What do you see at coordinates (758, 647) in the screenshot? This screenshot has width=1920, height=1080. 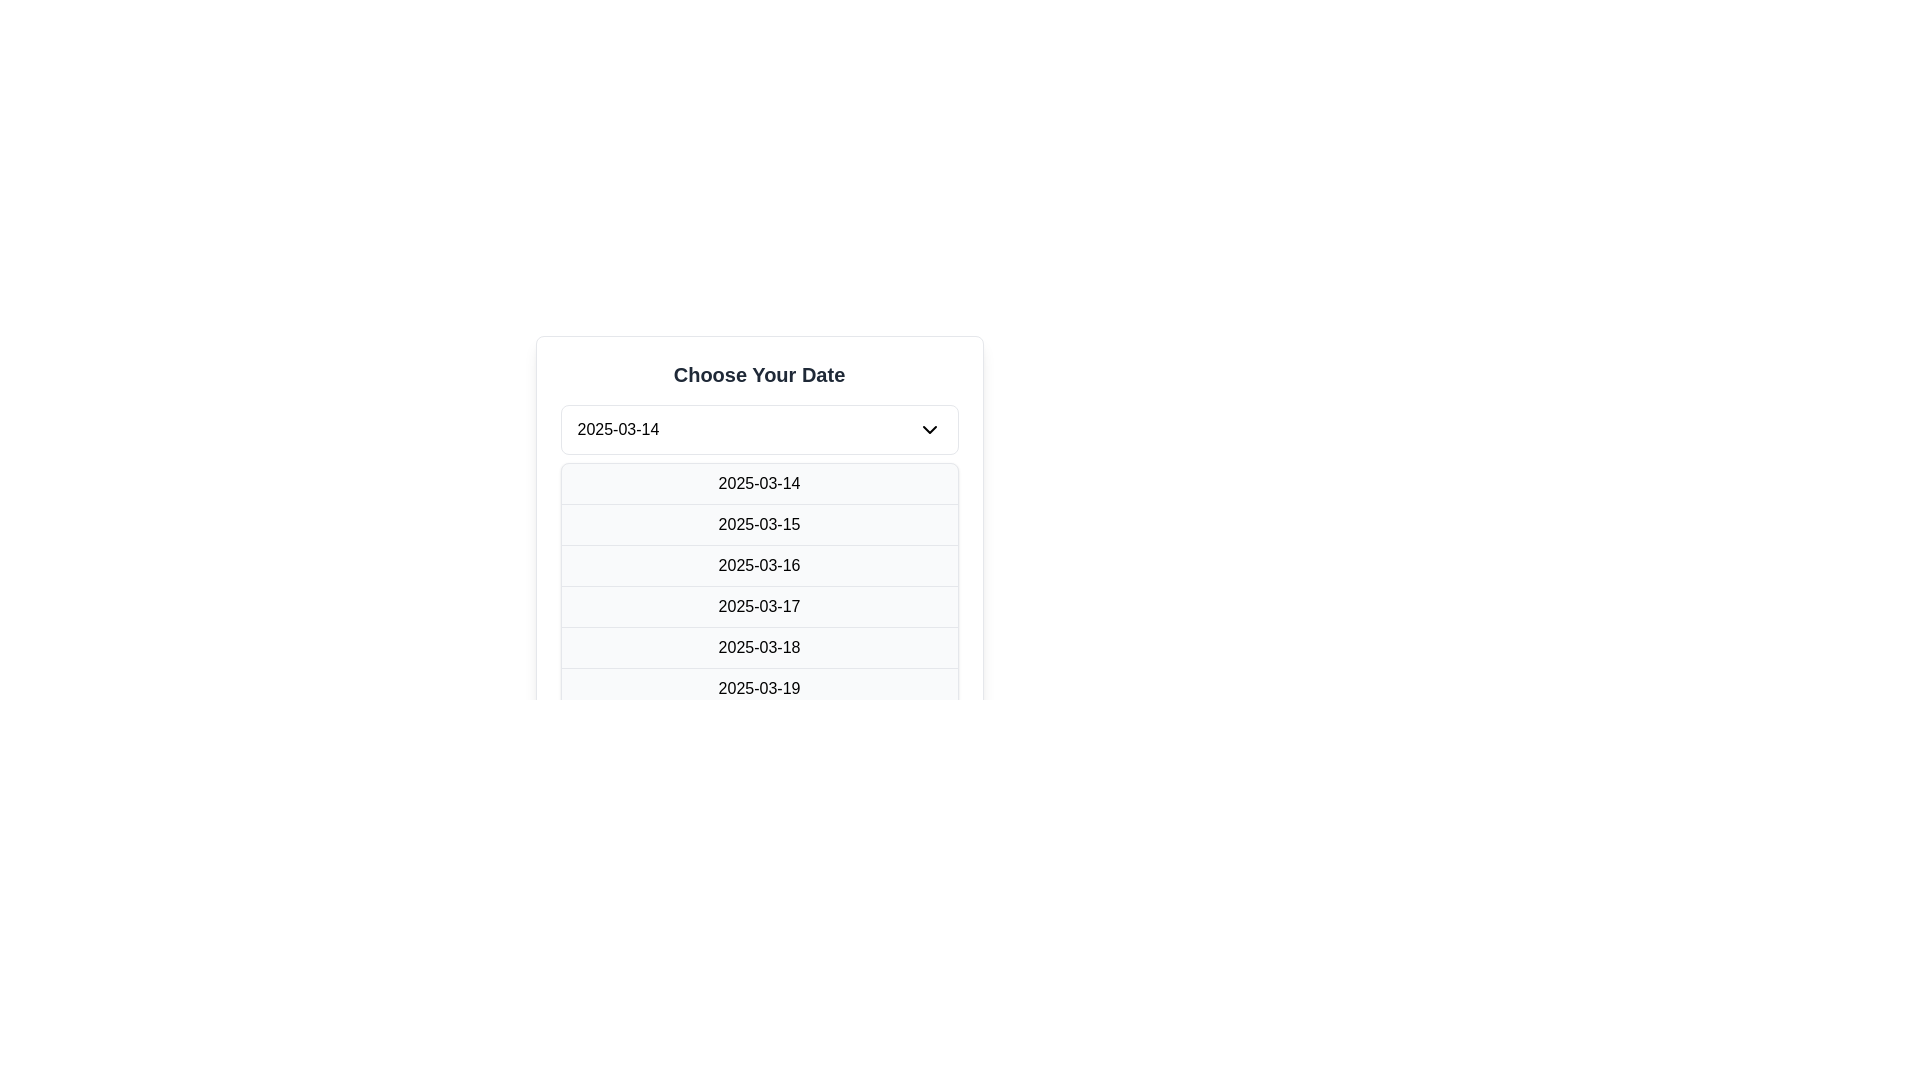 I see `the text item displaying the date '2025-03-18'` at bounding box center [758, 647].